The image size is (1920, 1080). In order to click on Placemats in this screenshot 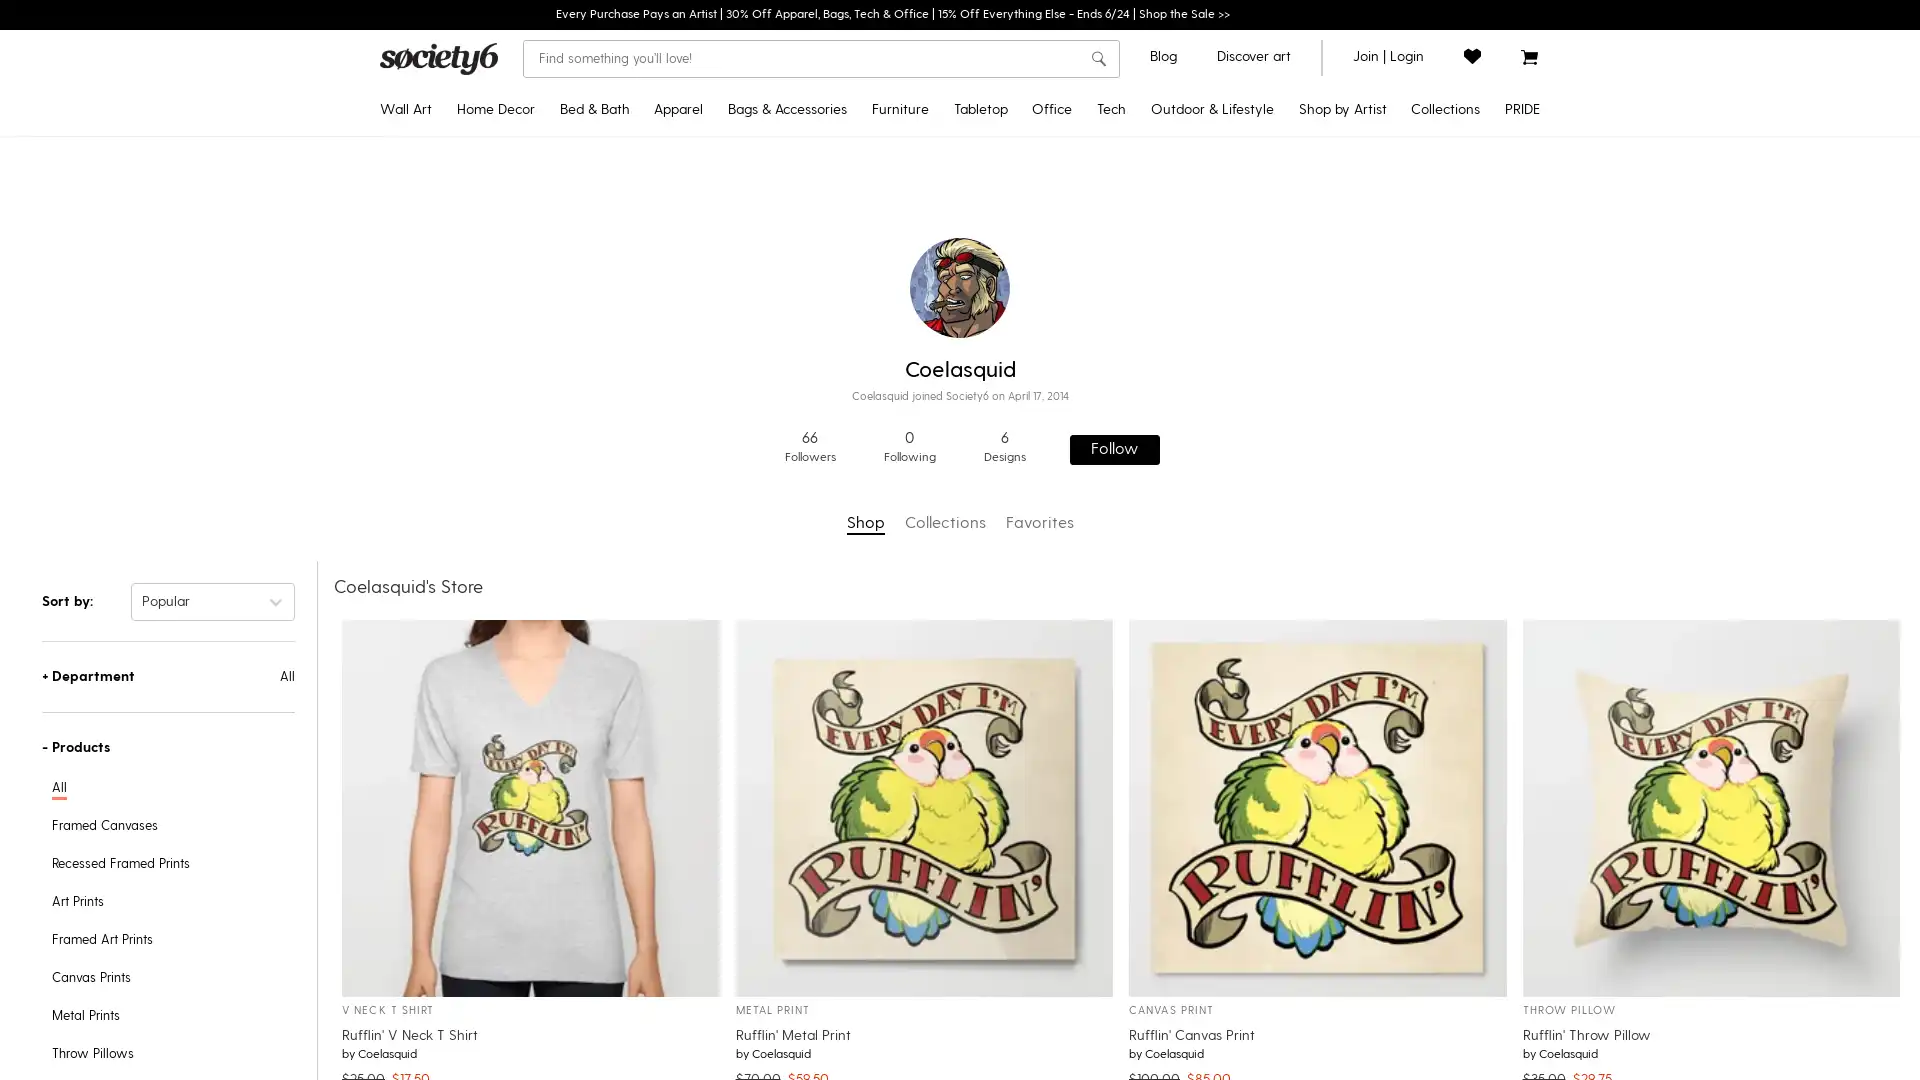, I will do `click(1017, 289)`.